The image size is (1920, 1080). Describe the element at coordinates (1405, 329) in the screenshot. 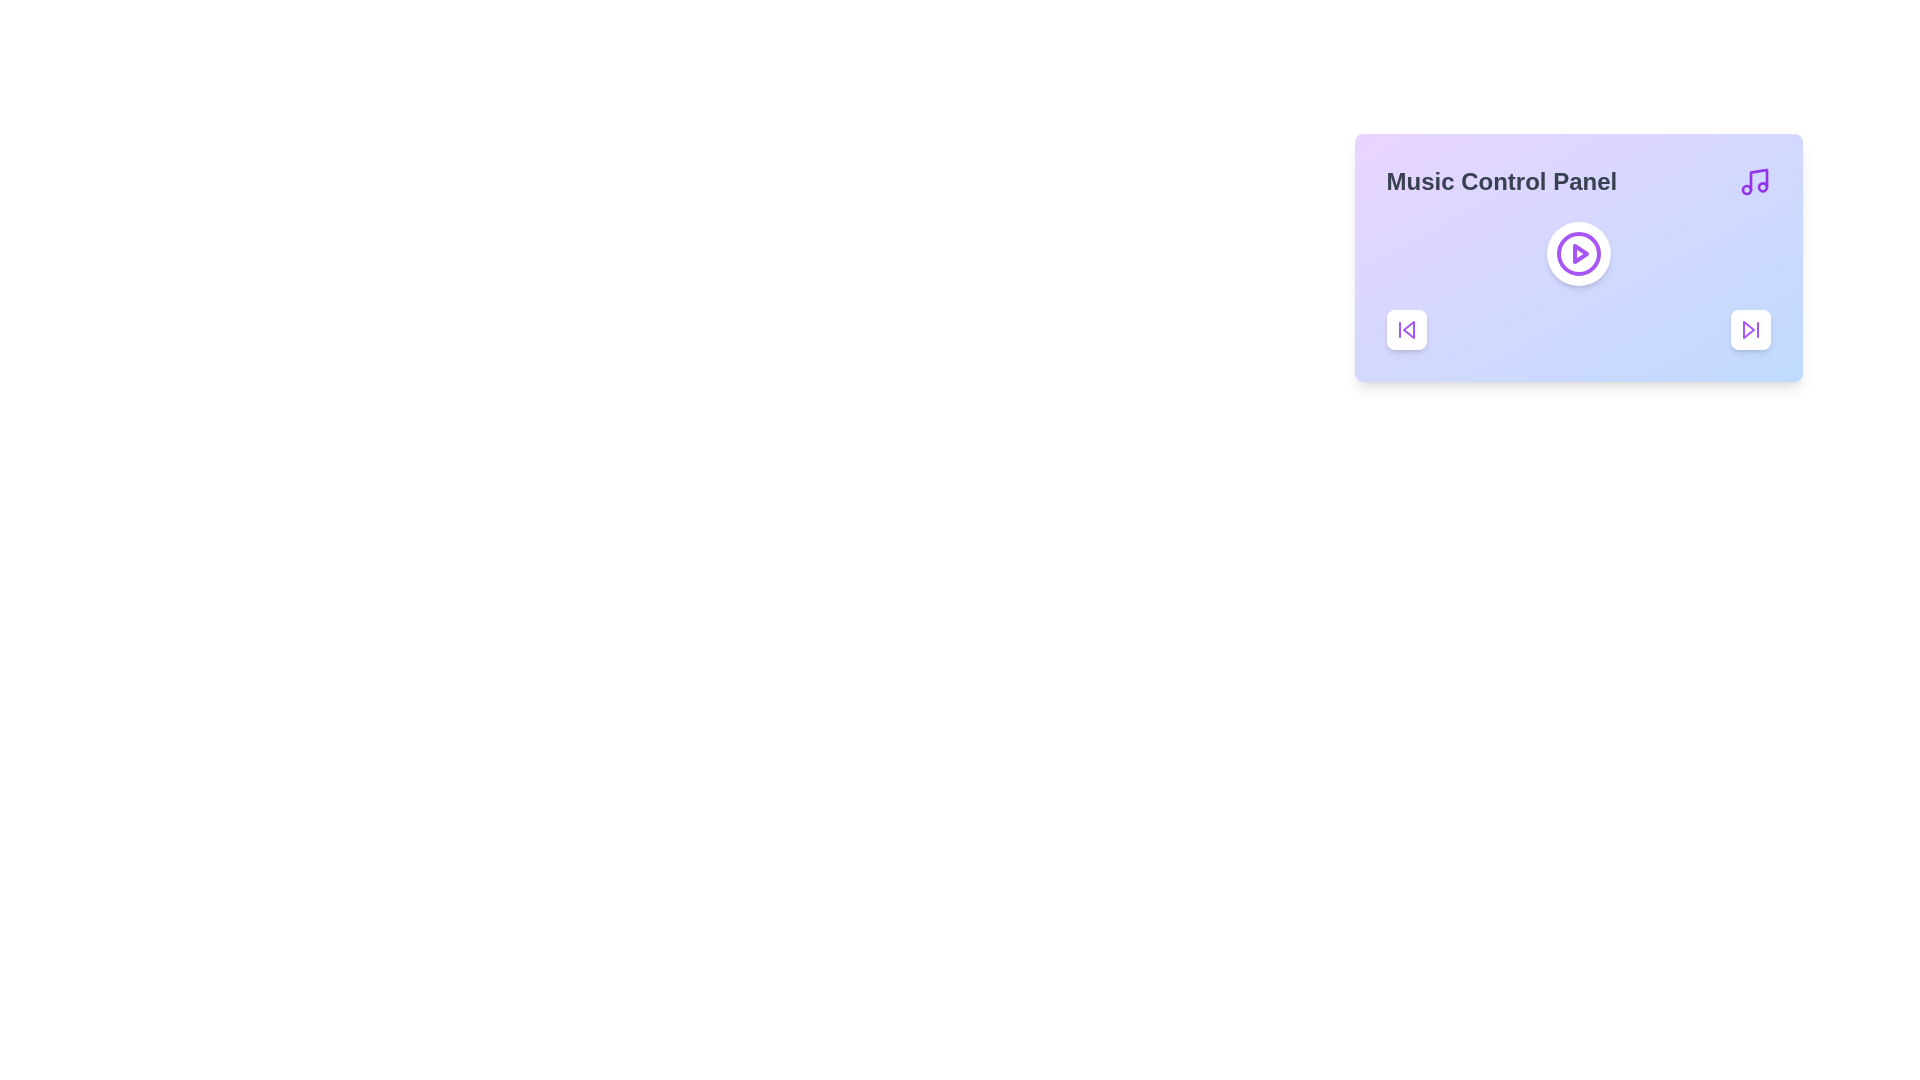

I see `the small square button with rounded corners and a purple left-pointing arrow symbol located at the bottom left corner of the music control panel` at that location.